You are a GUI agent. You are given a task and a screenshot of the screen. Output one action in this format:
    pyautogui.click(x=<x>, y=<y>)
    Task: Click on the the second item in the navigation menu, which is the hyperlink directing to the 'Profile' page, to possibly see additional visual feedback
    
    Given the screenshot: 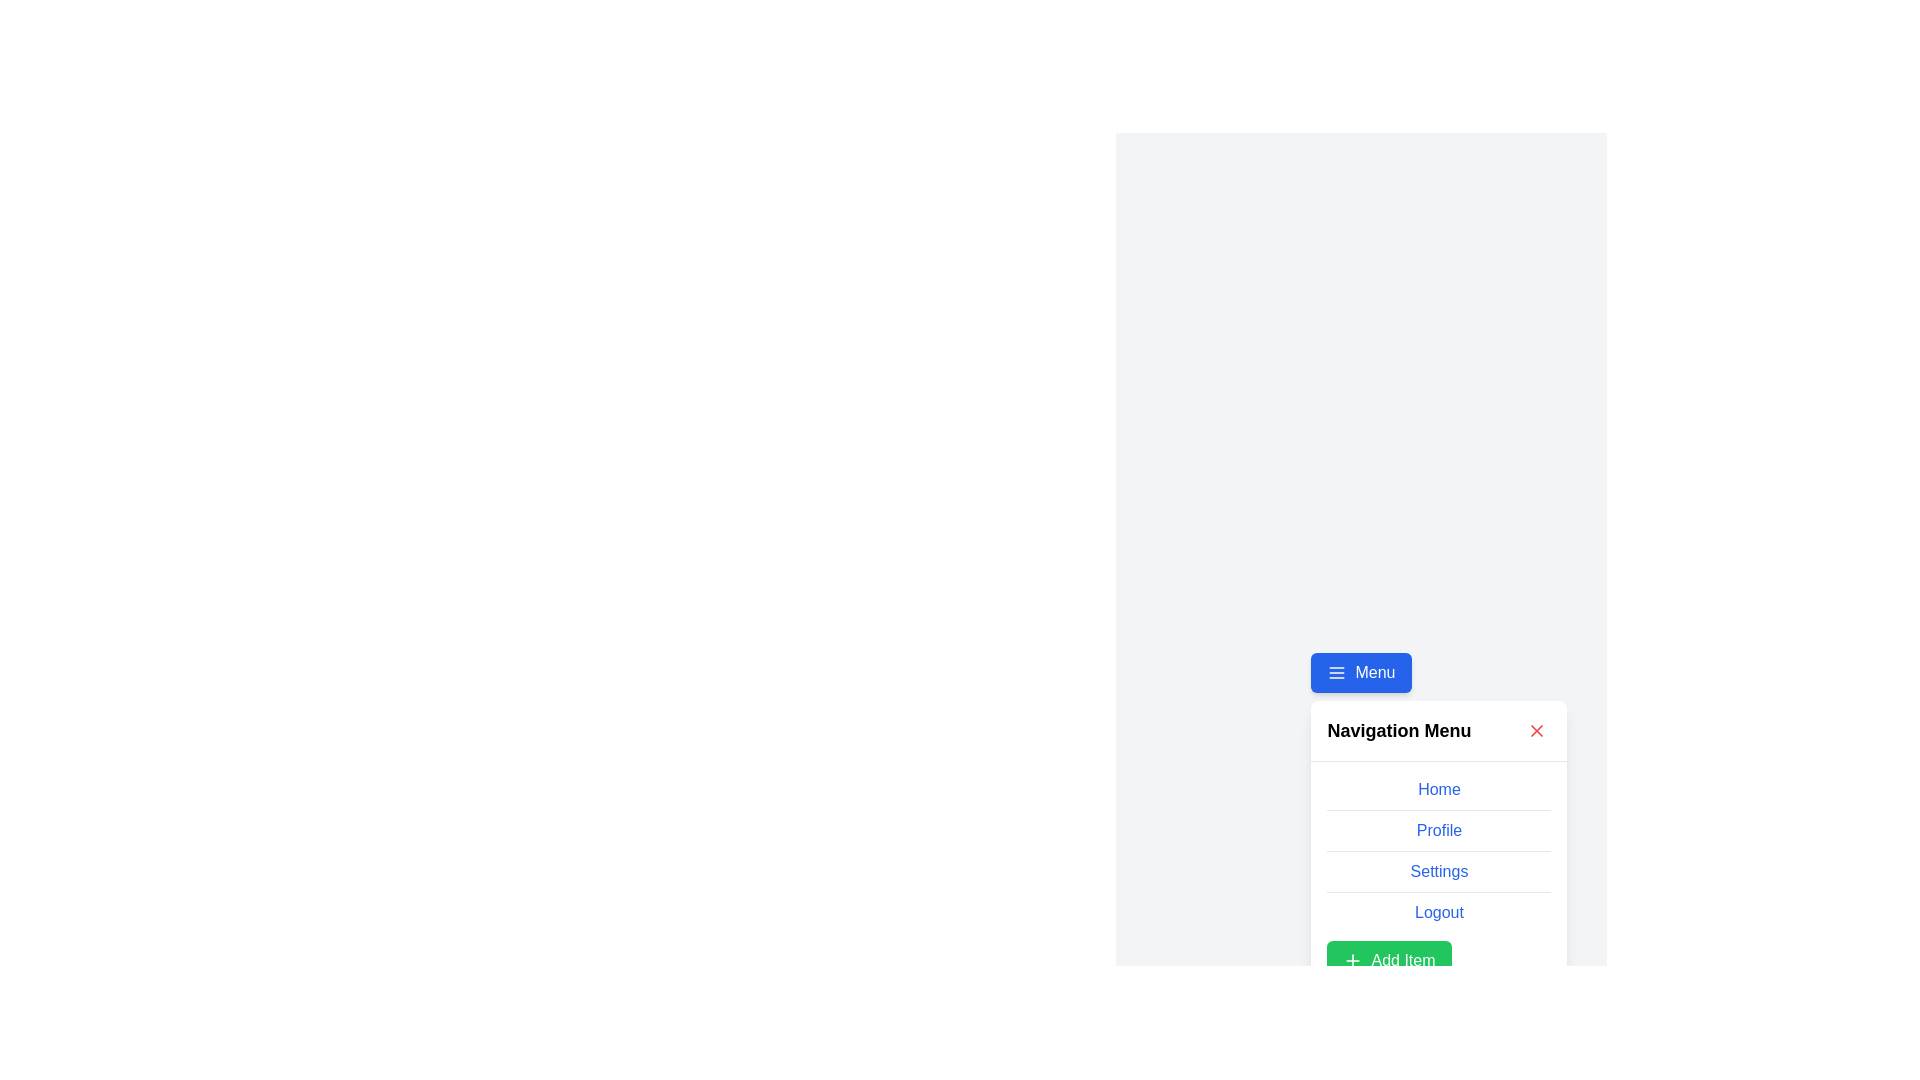 What is the action you would take?
    pyautogui.click(x=1438, y=835)
    